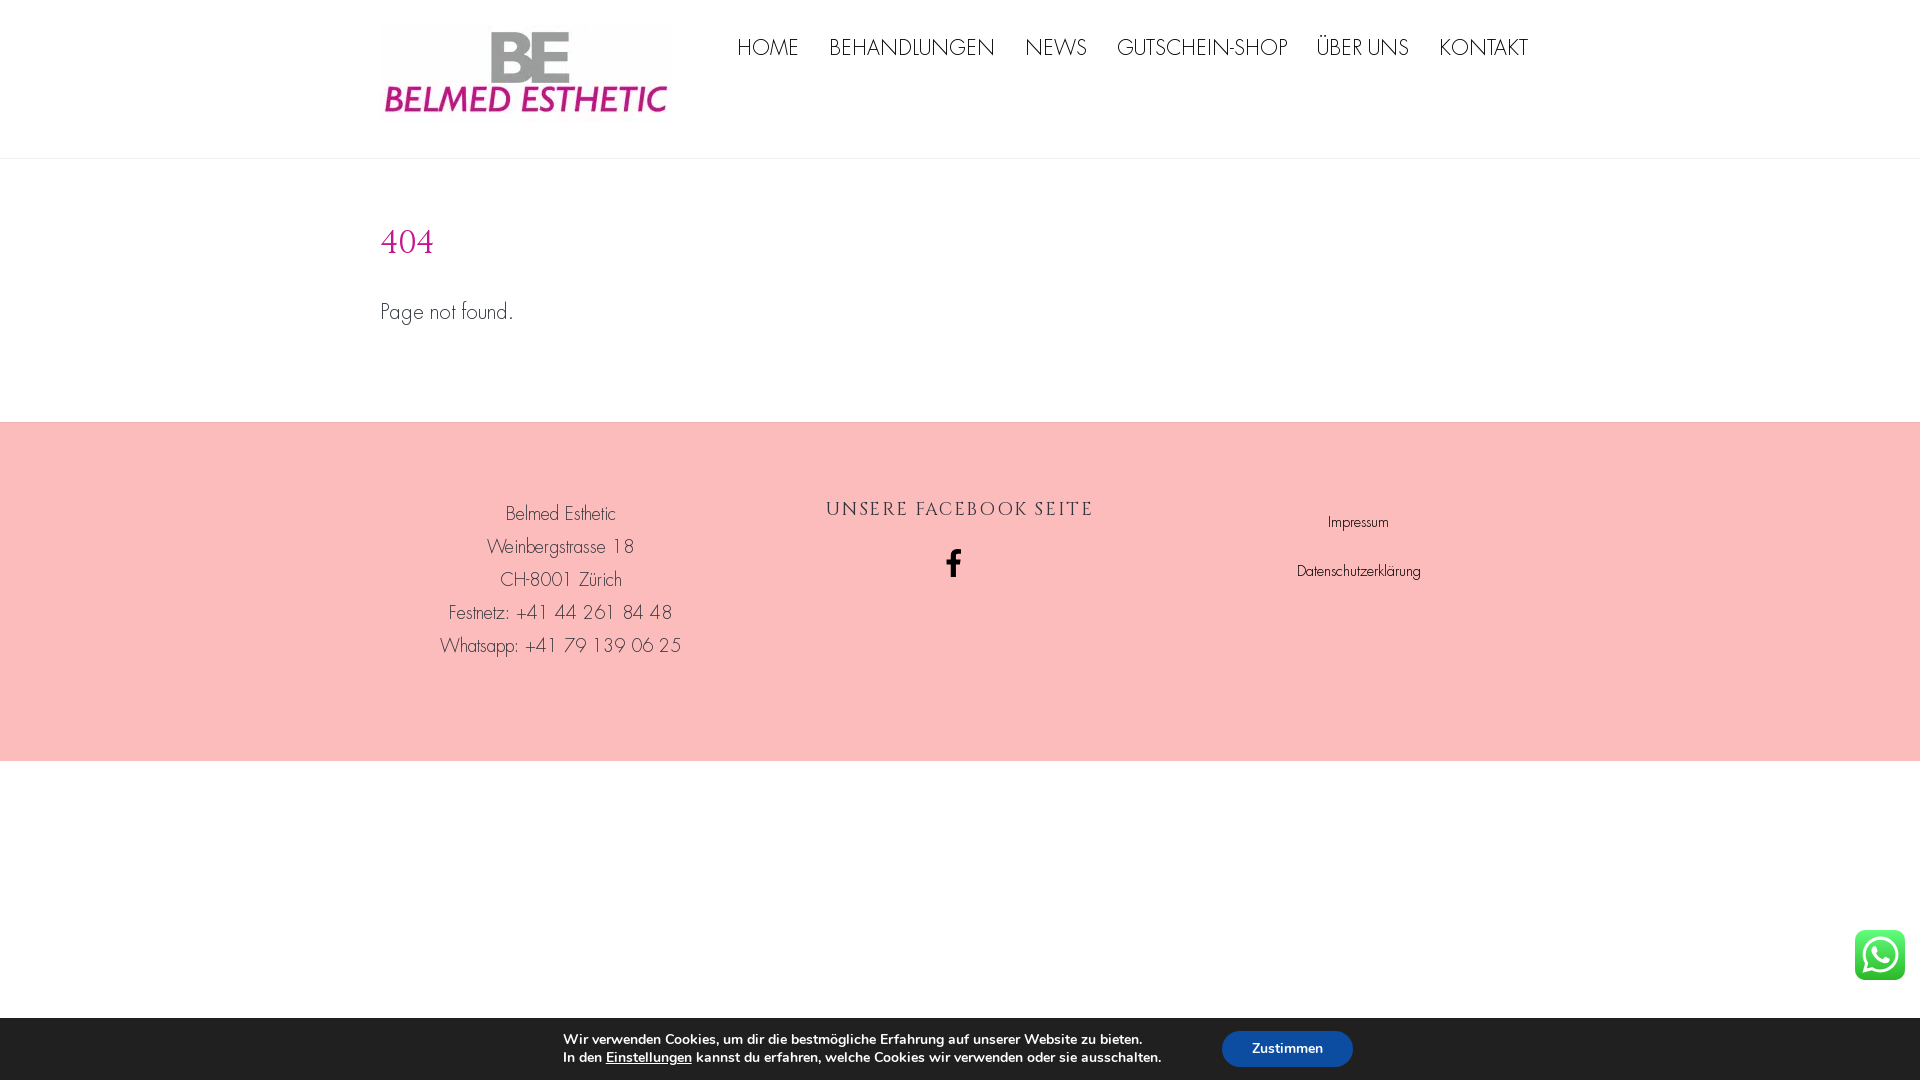 The image size is (1920, 1080). I want to click on 'KONTAKT', so click(1483, 47).